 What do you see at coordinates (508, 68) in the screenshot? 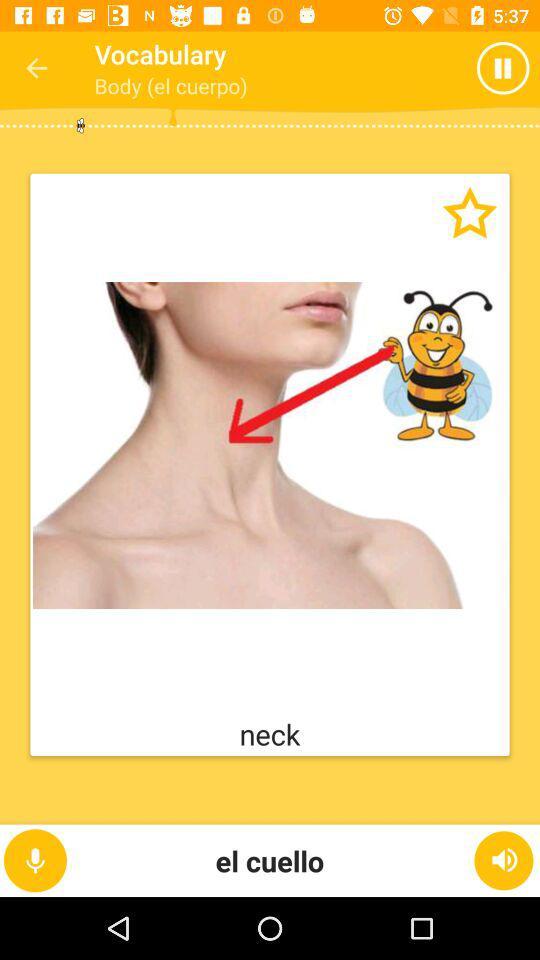
I see `the icon next to the body (el cuerpo)` at bounding box center [508, 68].